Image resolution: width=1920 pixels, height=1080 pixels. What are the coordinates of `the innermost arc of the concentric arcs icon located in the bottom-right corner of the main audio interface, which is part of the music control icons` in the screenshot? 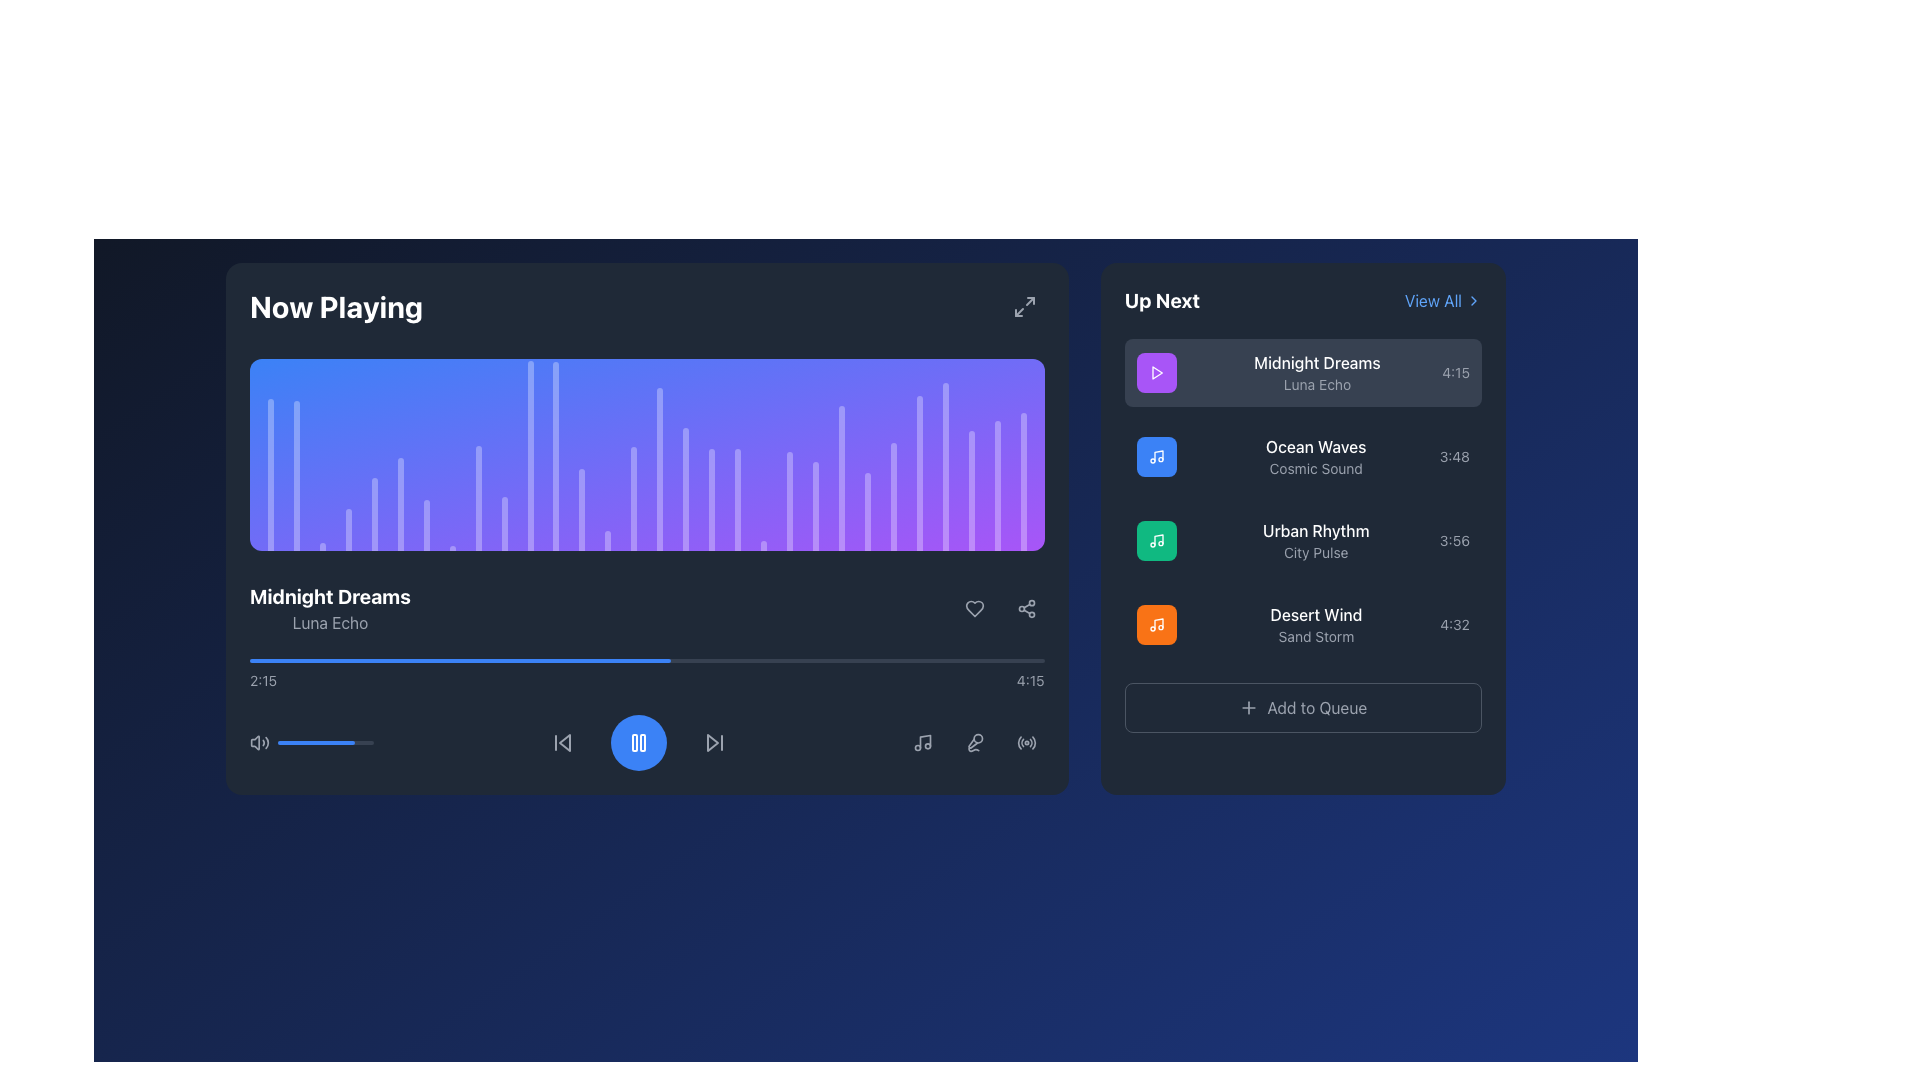 It's located at (1019, 743).